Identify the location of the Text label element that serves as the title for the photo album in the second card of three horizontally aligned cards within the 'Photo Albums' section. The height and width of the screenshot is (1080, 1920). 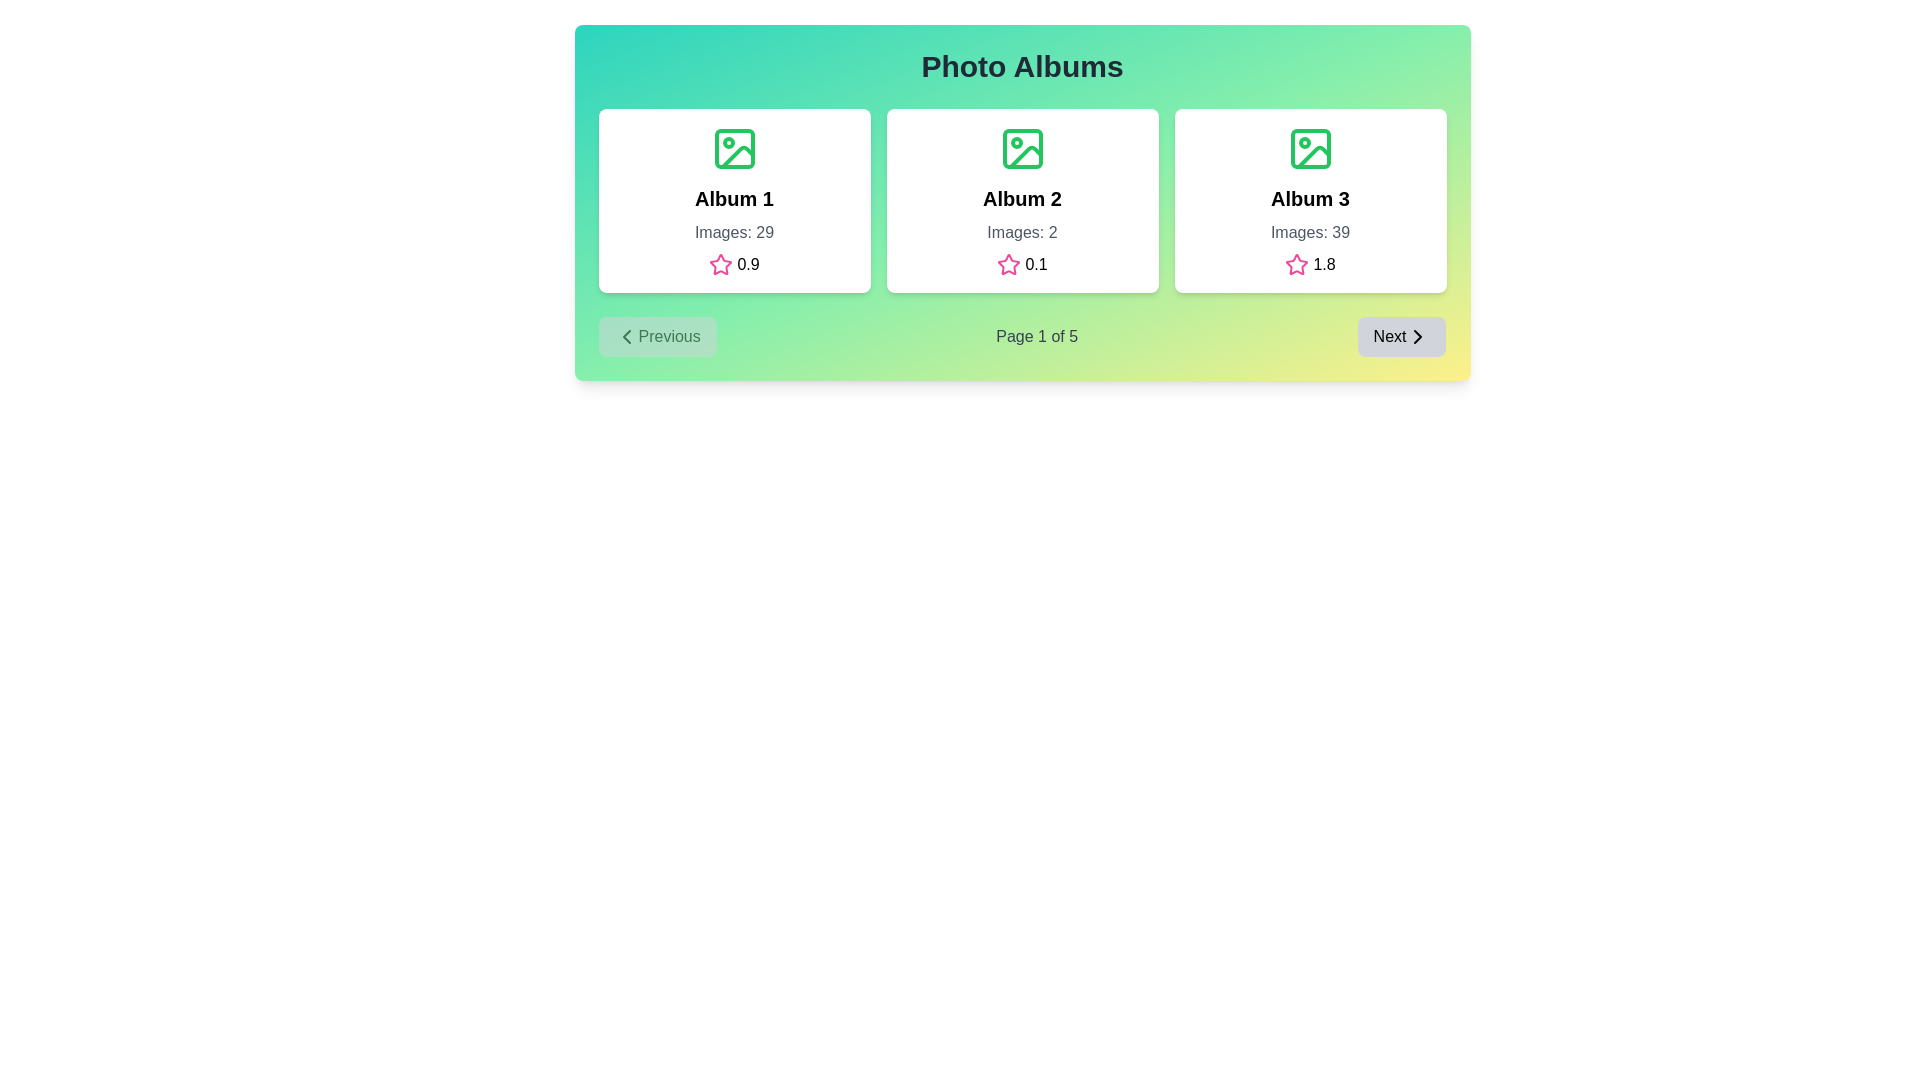
(1022, 199).